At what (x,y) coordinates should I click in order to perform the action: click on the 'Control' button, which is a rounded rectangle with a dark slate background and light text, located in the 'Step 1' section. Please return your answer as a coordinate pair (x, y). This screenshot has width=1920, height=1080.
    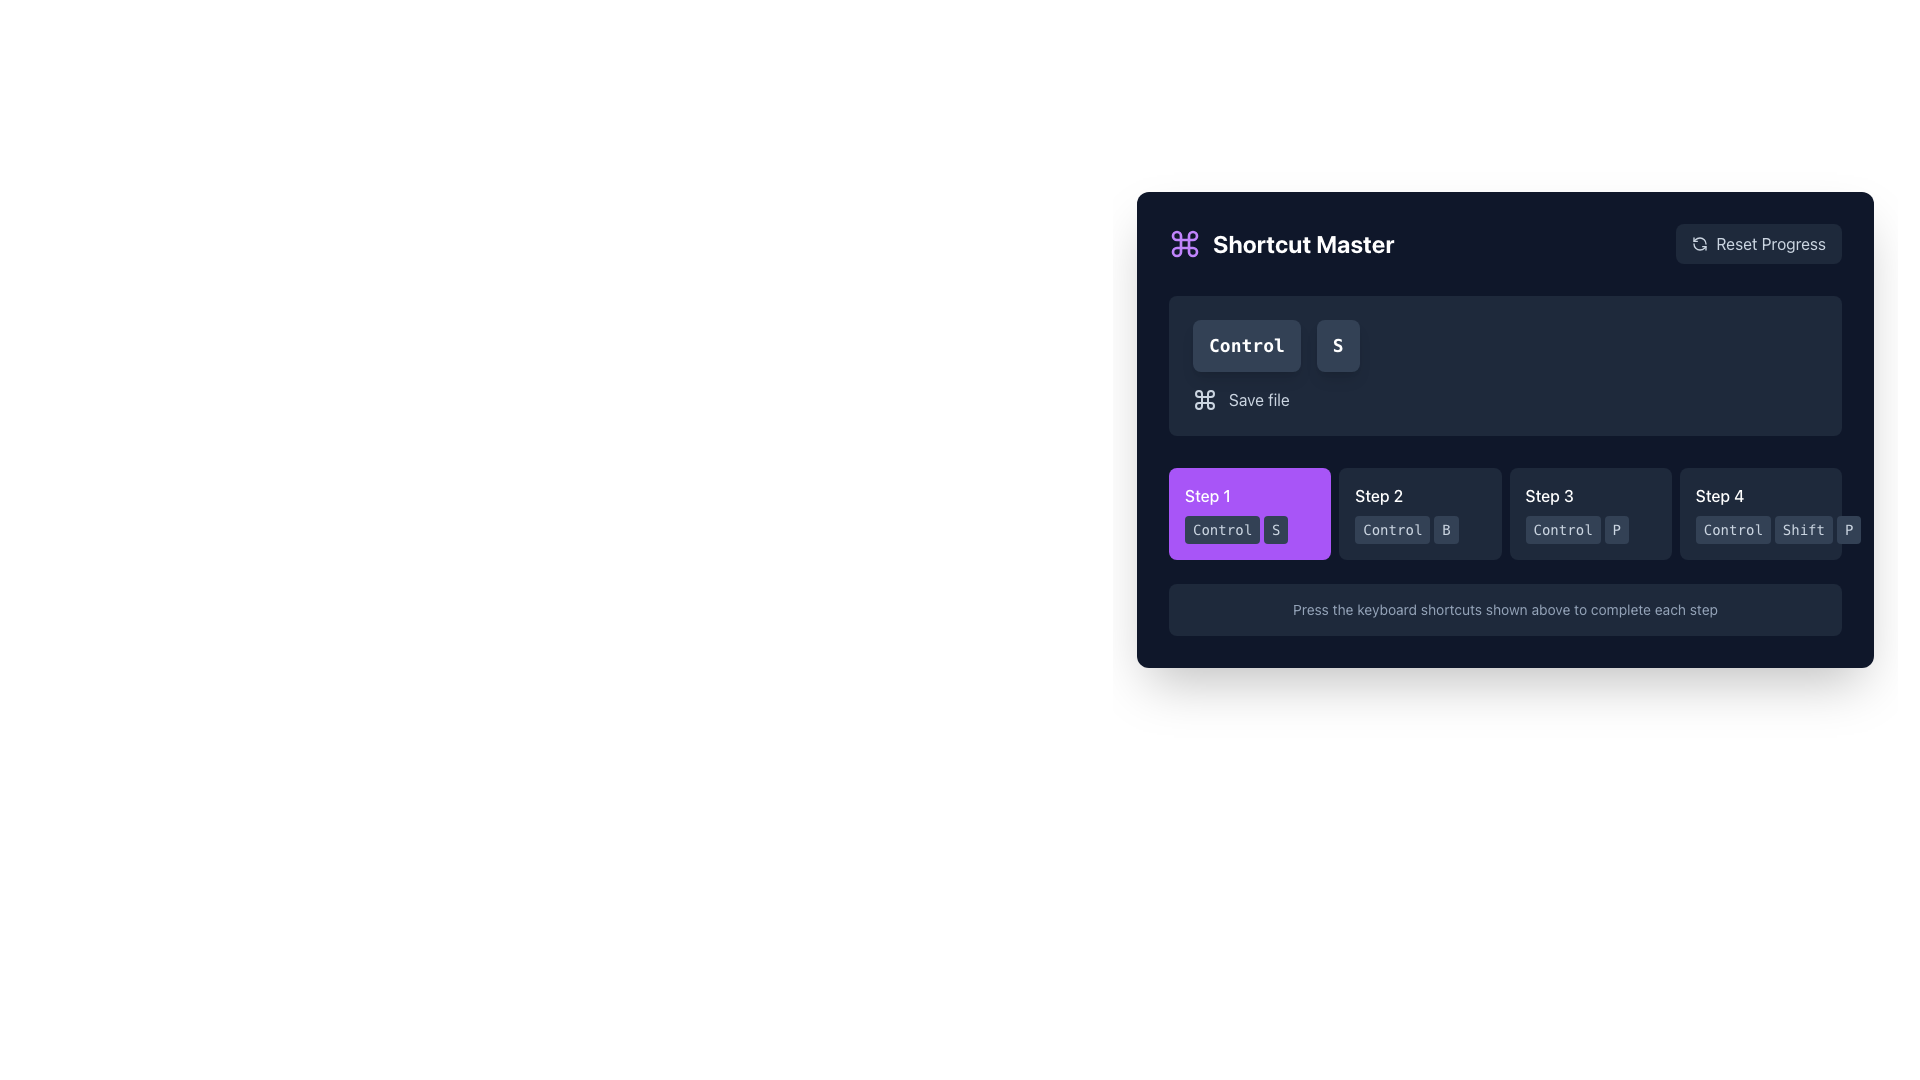
    Looking at the image, I should click on (1221, 528).